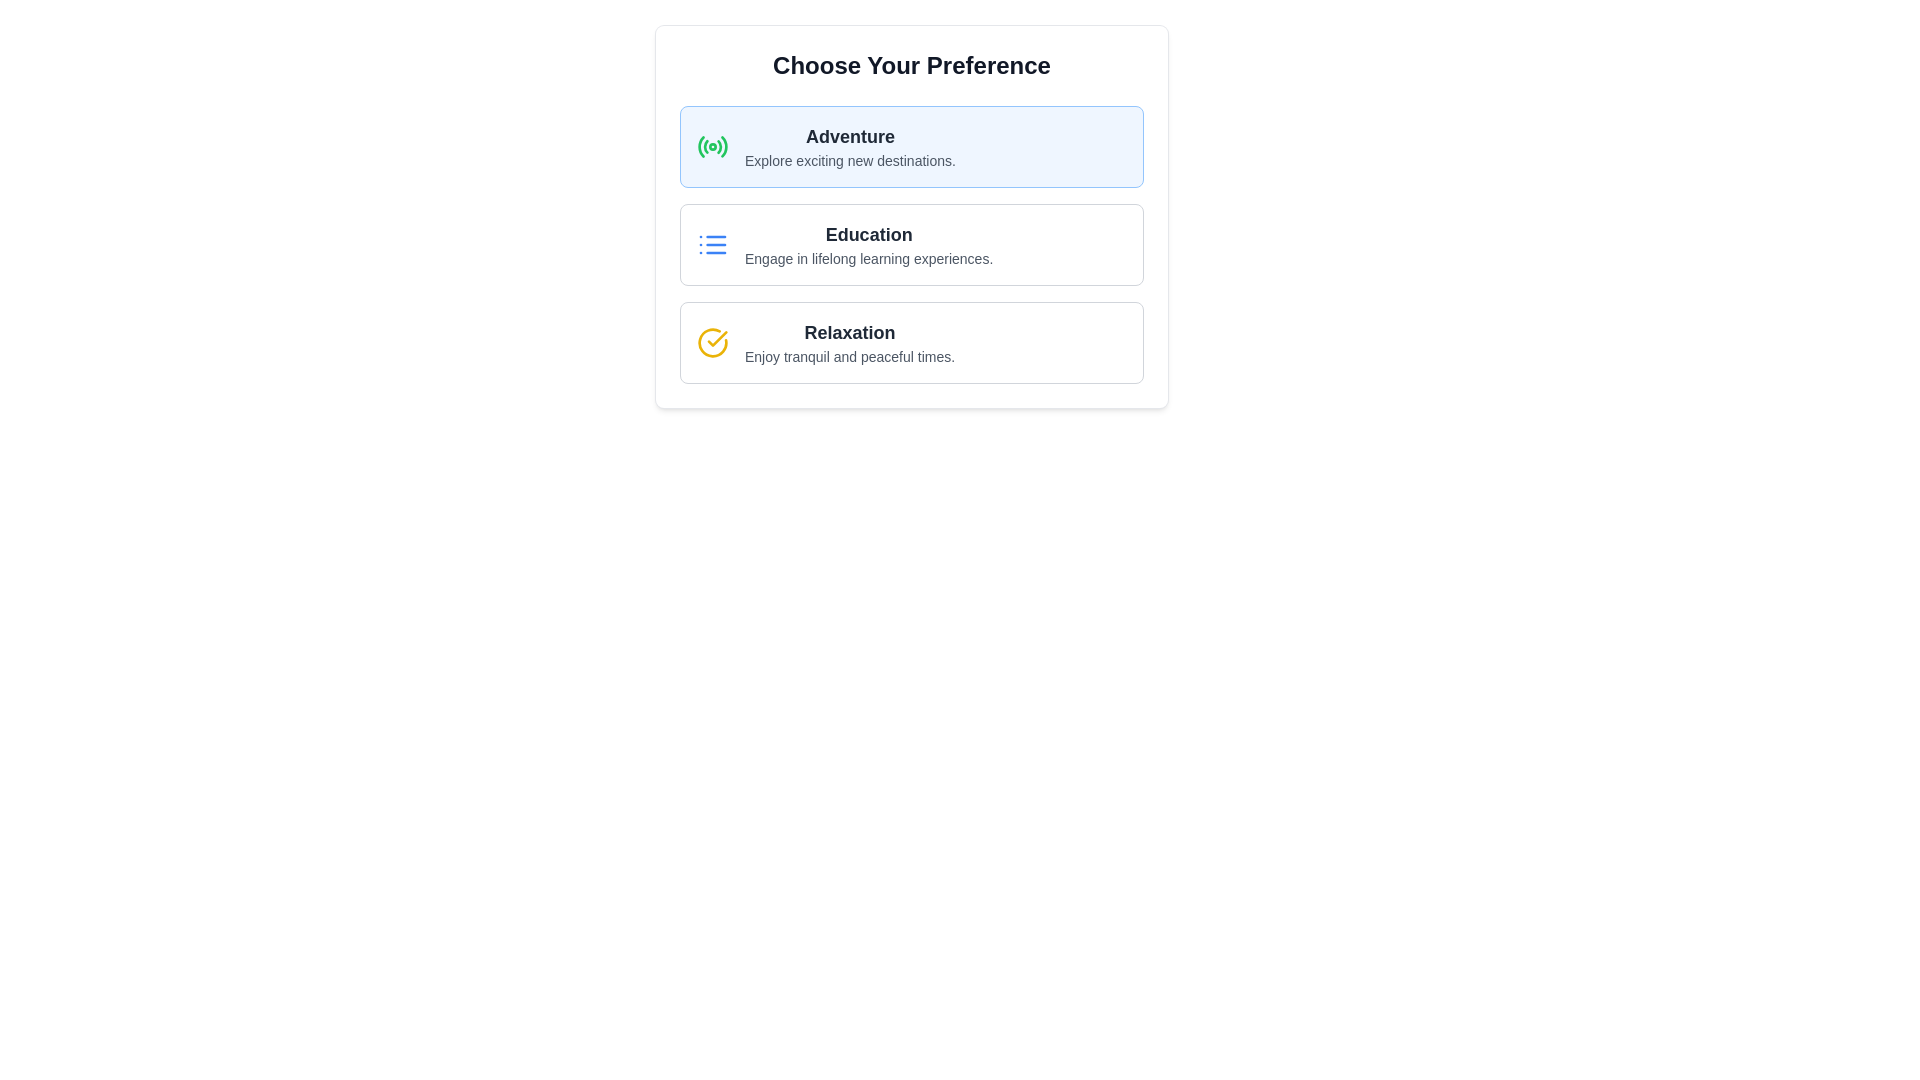 The width and height of the screenshot is (1920, 1080). Describe the element at coordinates (713, 145) in the screenshot. I see `the design of the radiating green icon resembling a radio signal, located in the top-left corner of the 'Adventure' card, adjacent to the 'Adventure' text` at that location.